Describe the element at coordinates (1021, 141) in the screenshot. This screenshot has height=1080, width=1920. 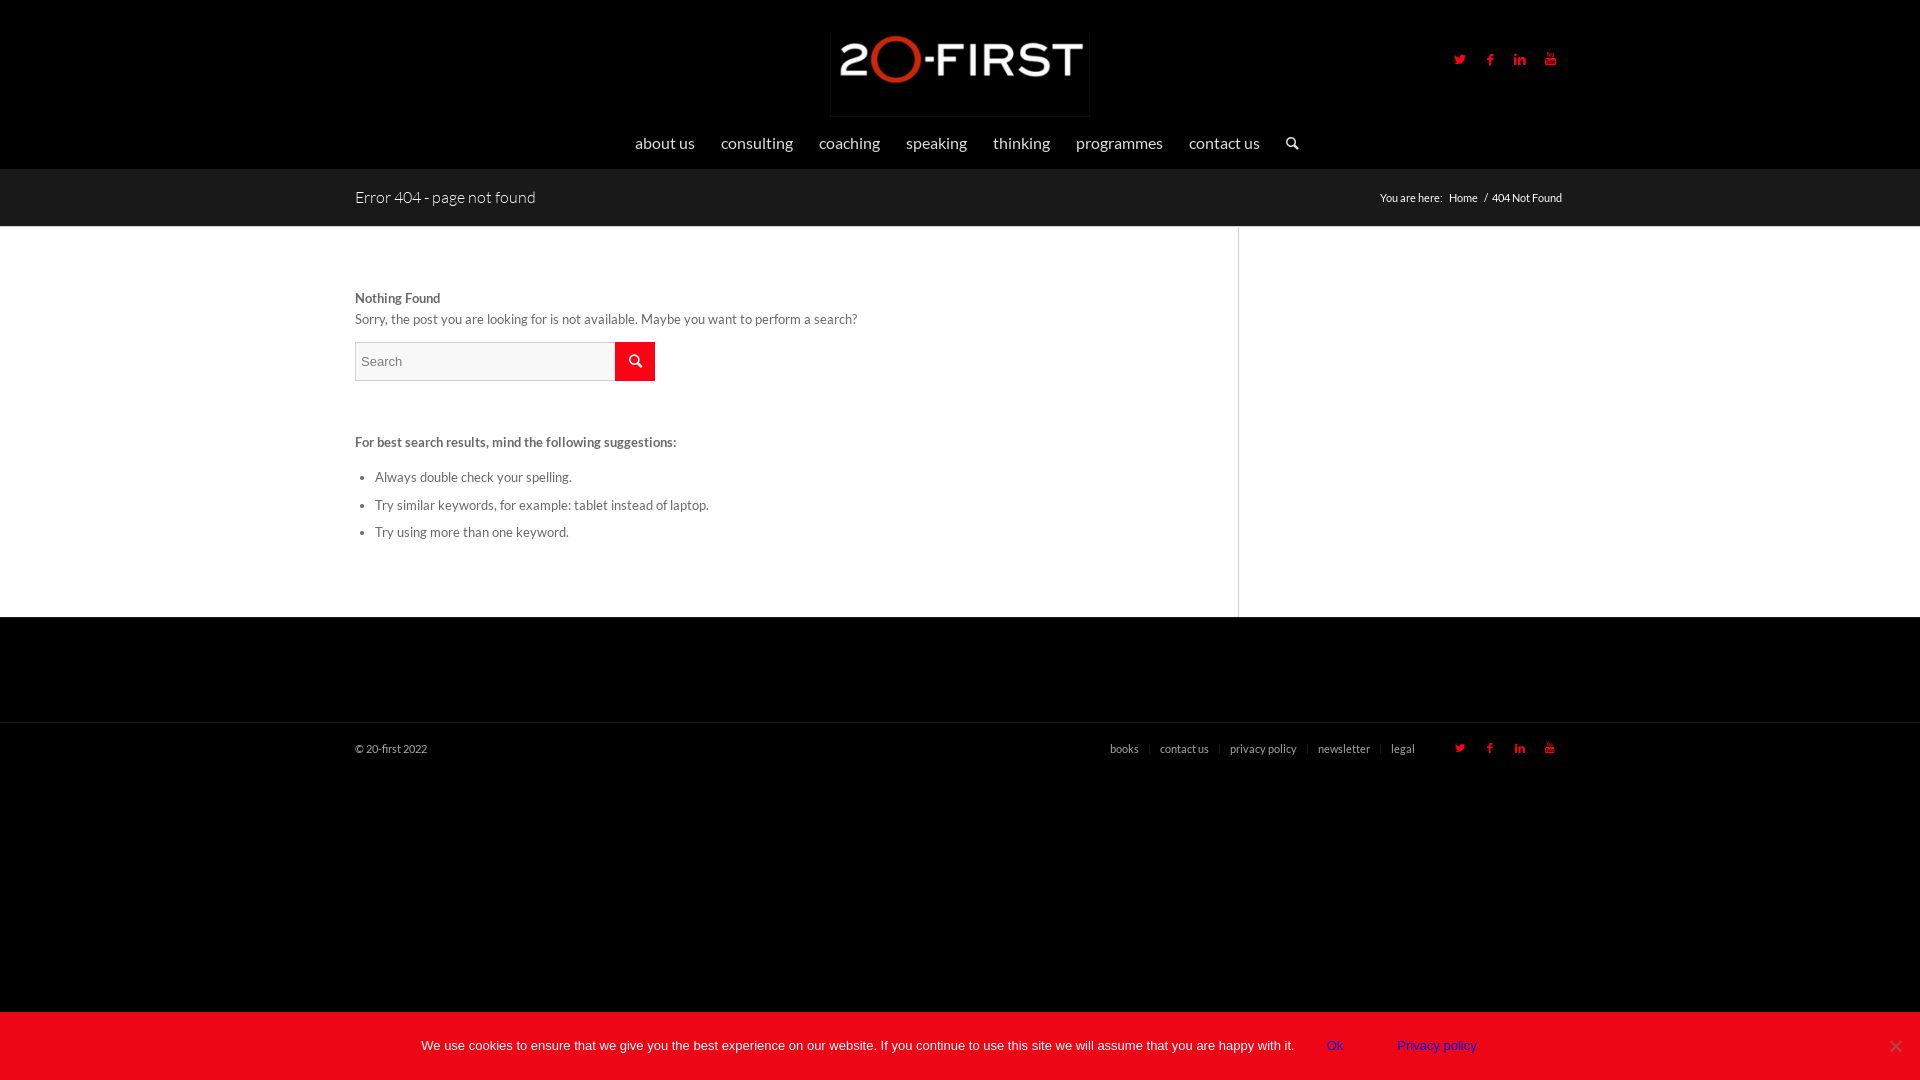
I see `'thinking'` at that location.